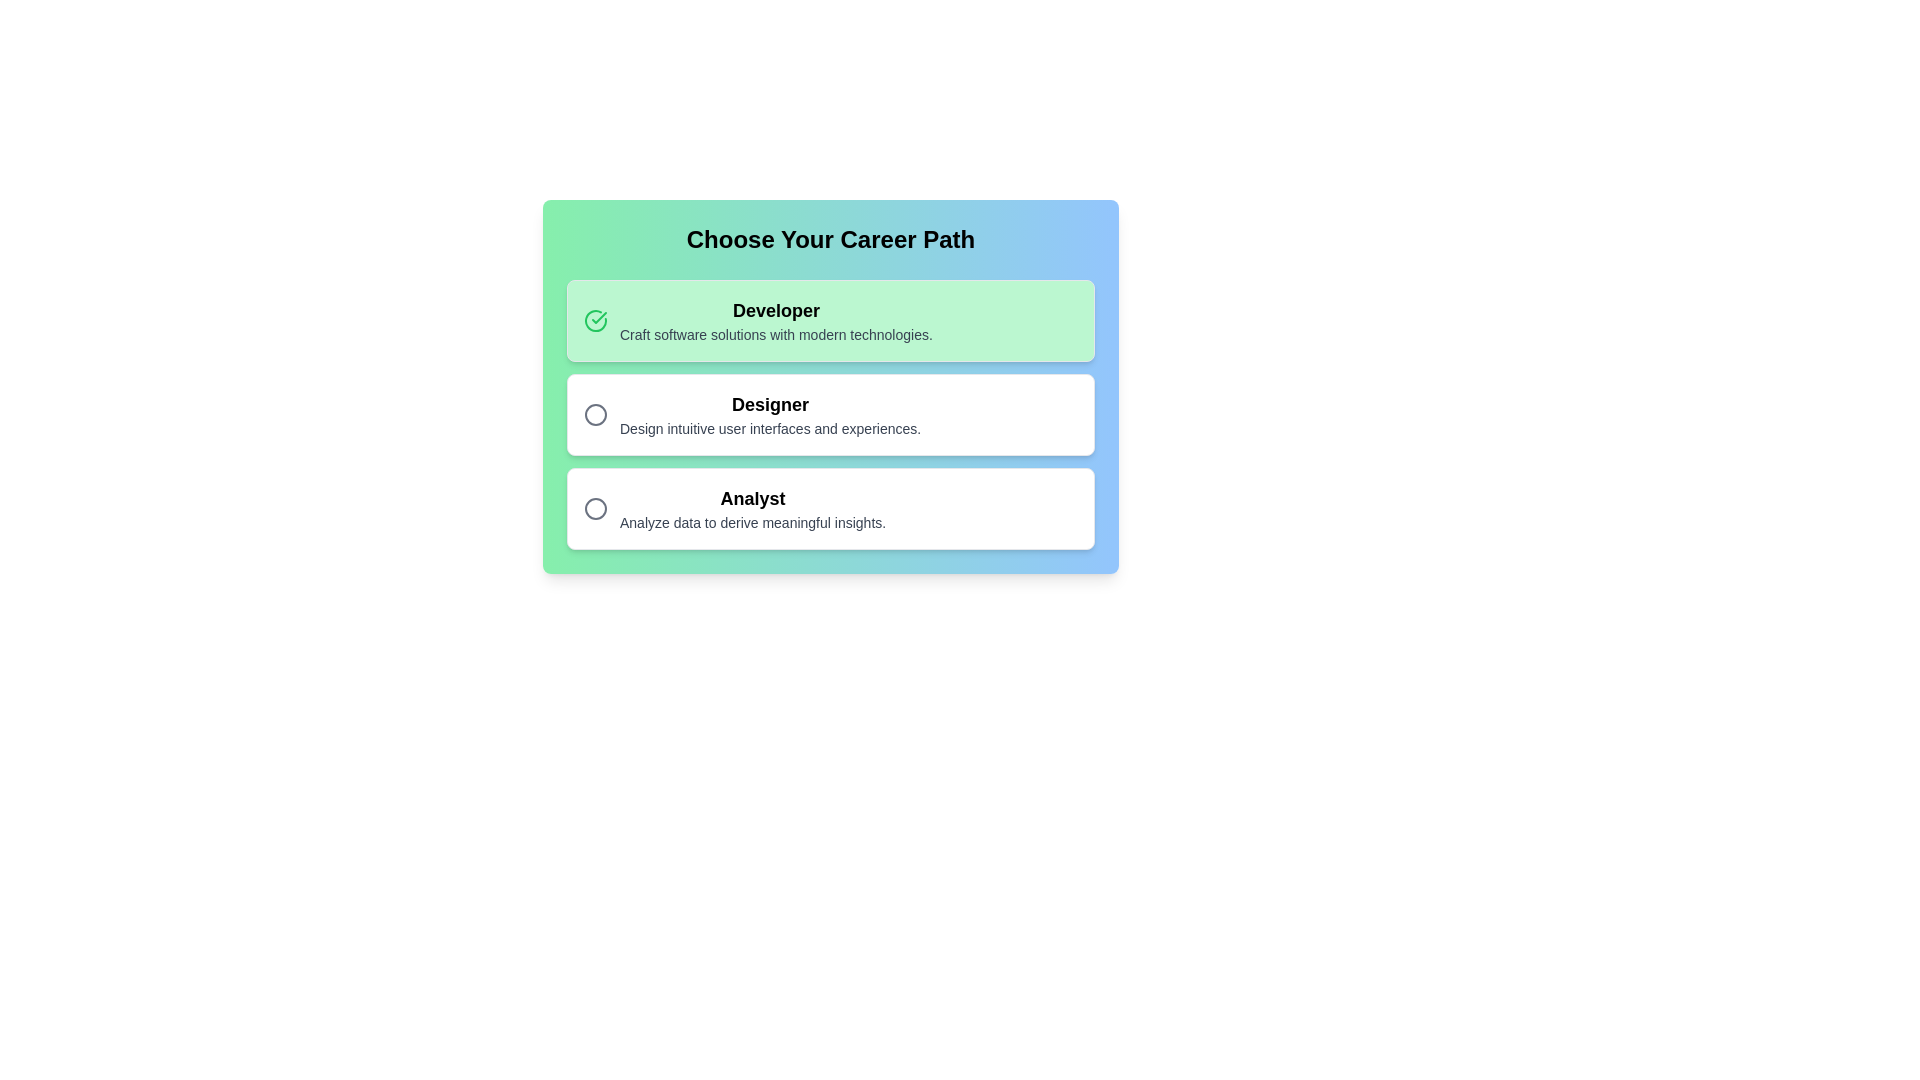 This screenshot has width=1920, height=1080. What do you see at coordinates (594, 414) in the screenshot?
I see `the circular SVG graphic element that serves as an icon next to the 'Designer' label in the second option of the career paths list` at bounding box center [594, 414].